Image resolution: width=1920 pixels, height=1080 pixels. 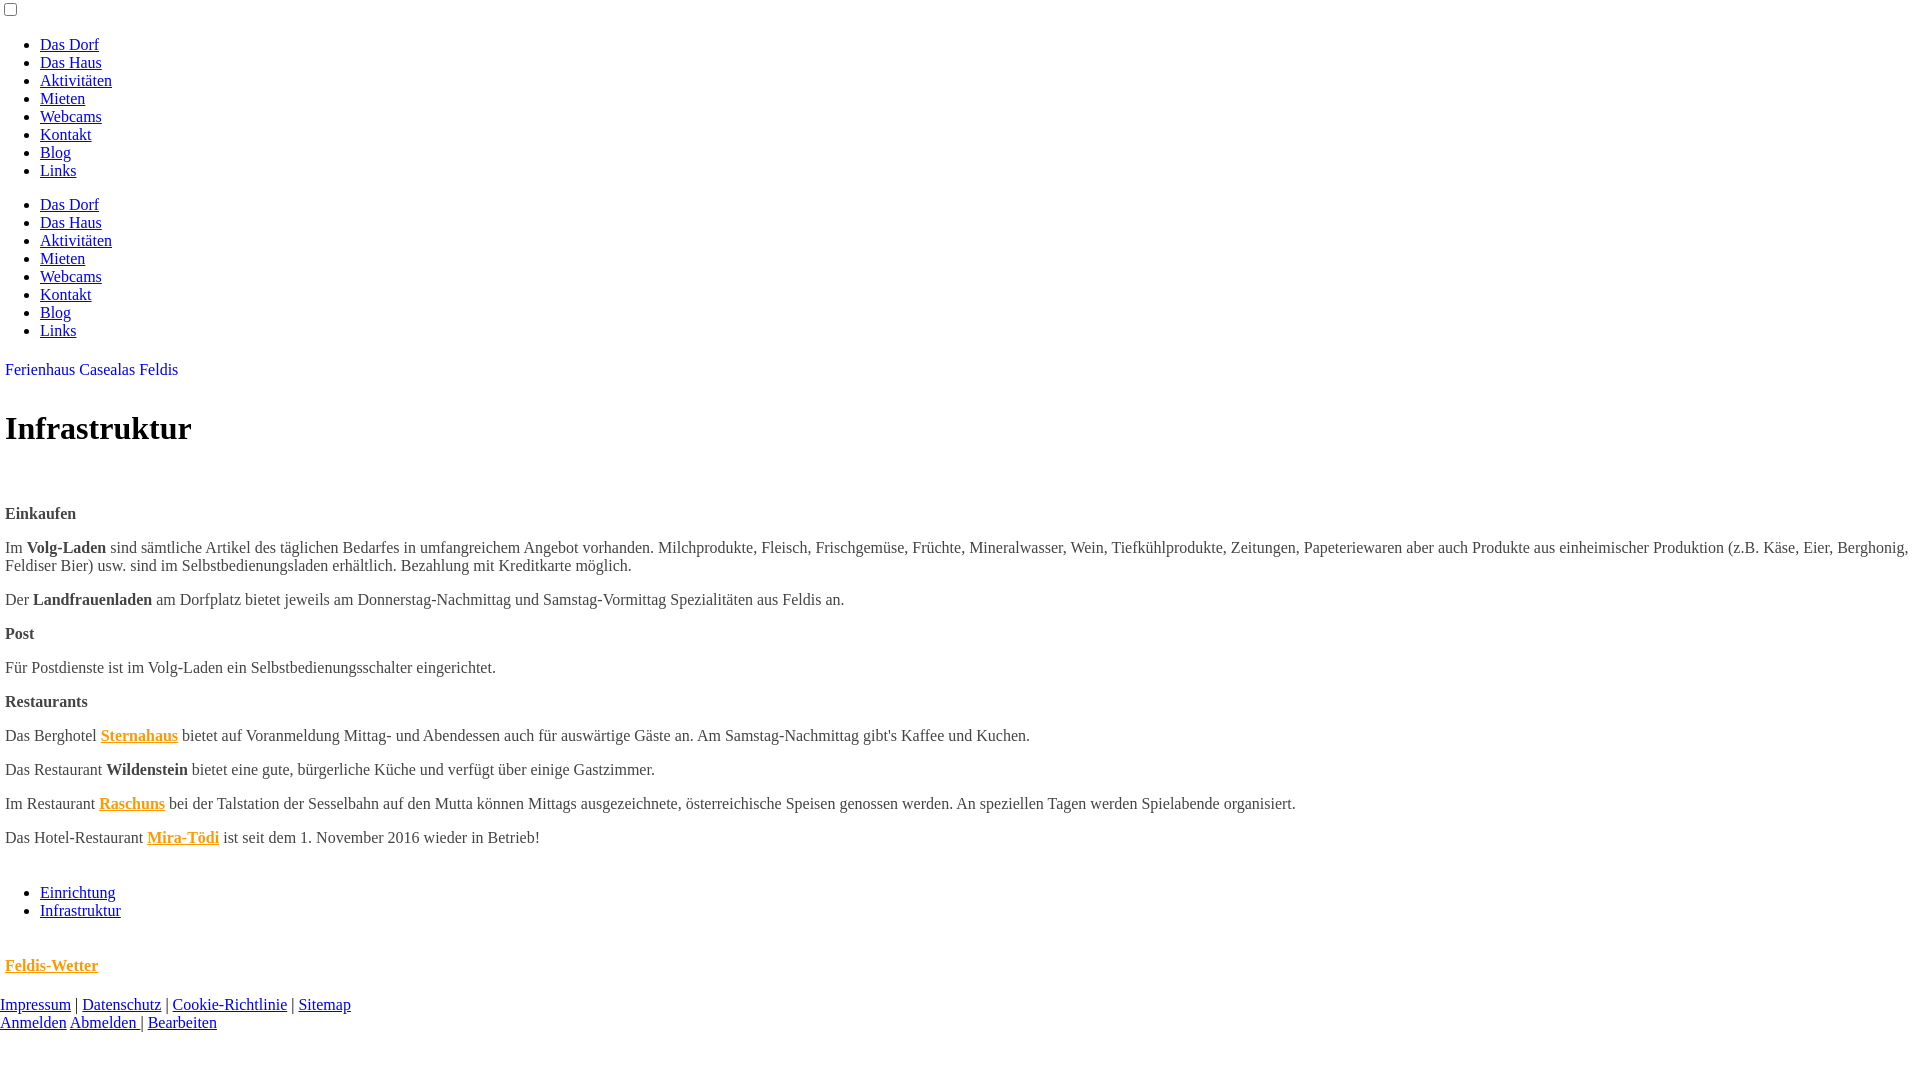 I want to click on 'Bearbeiten', so click(x=182, y=1022).